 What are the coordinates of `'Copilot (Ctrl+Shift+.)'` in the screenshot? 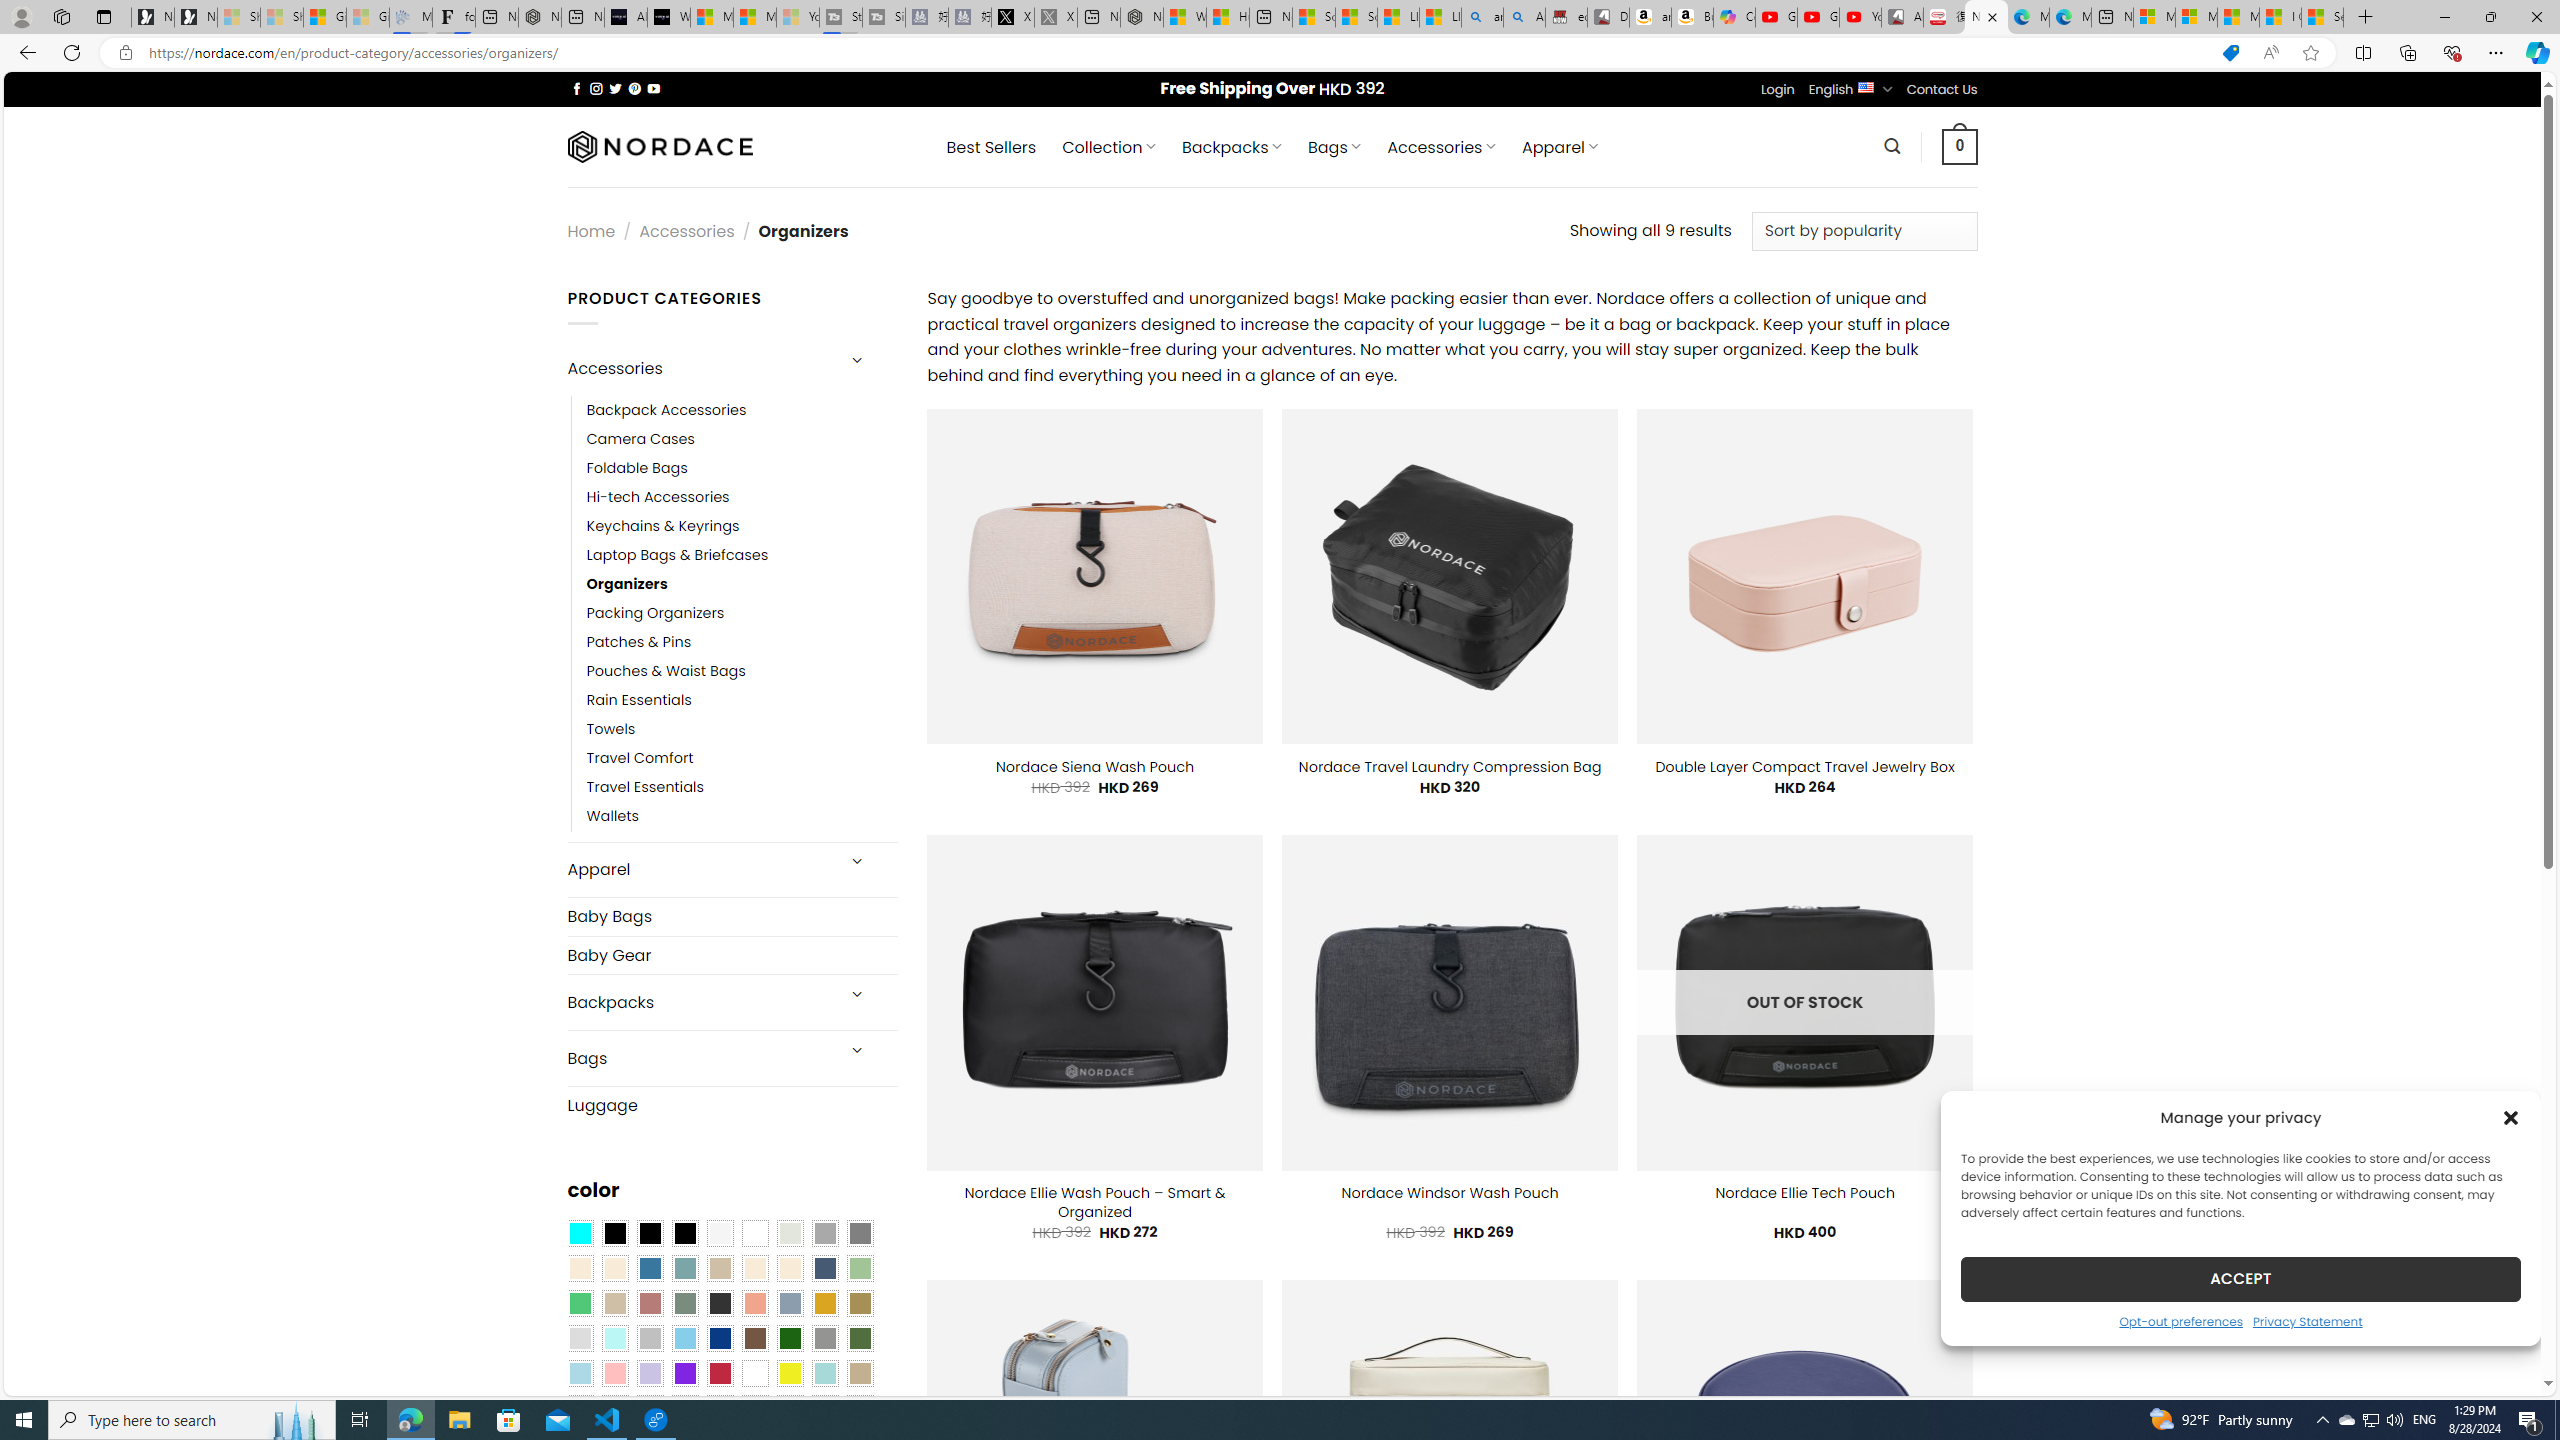 It's located at (2535, 51).